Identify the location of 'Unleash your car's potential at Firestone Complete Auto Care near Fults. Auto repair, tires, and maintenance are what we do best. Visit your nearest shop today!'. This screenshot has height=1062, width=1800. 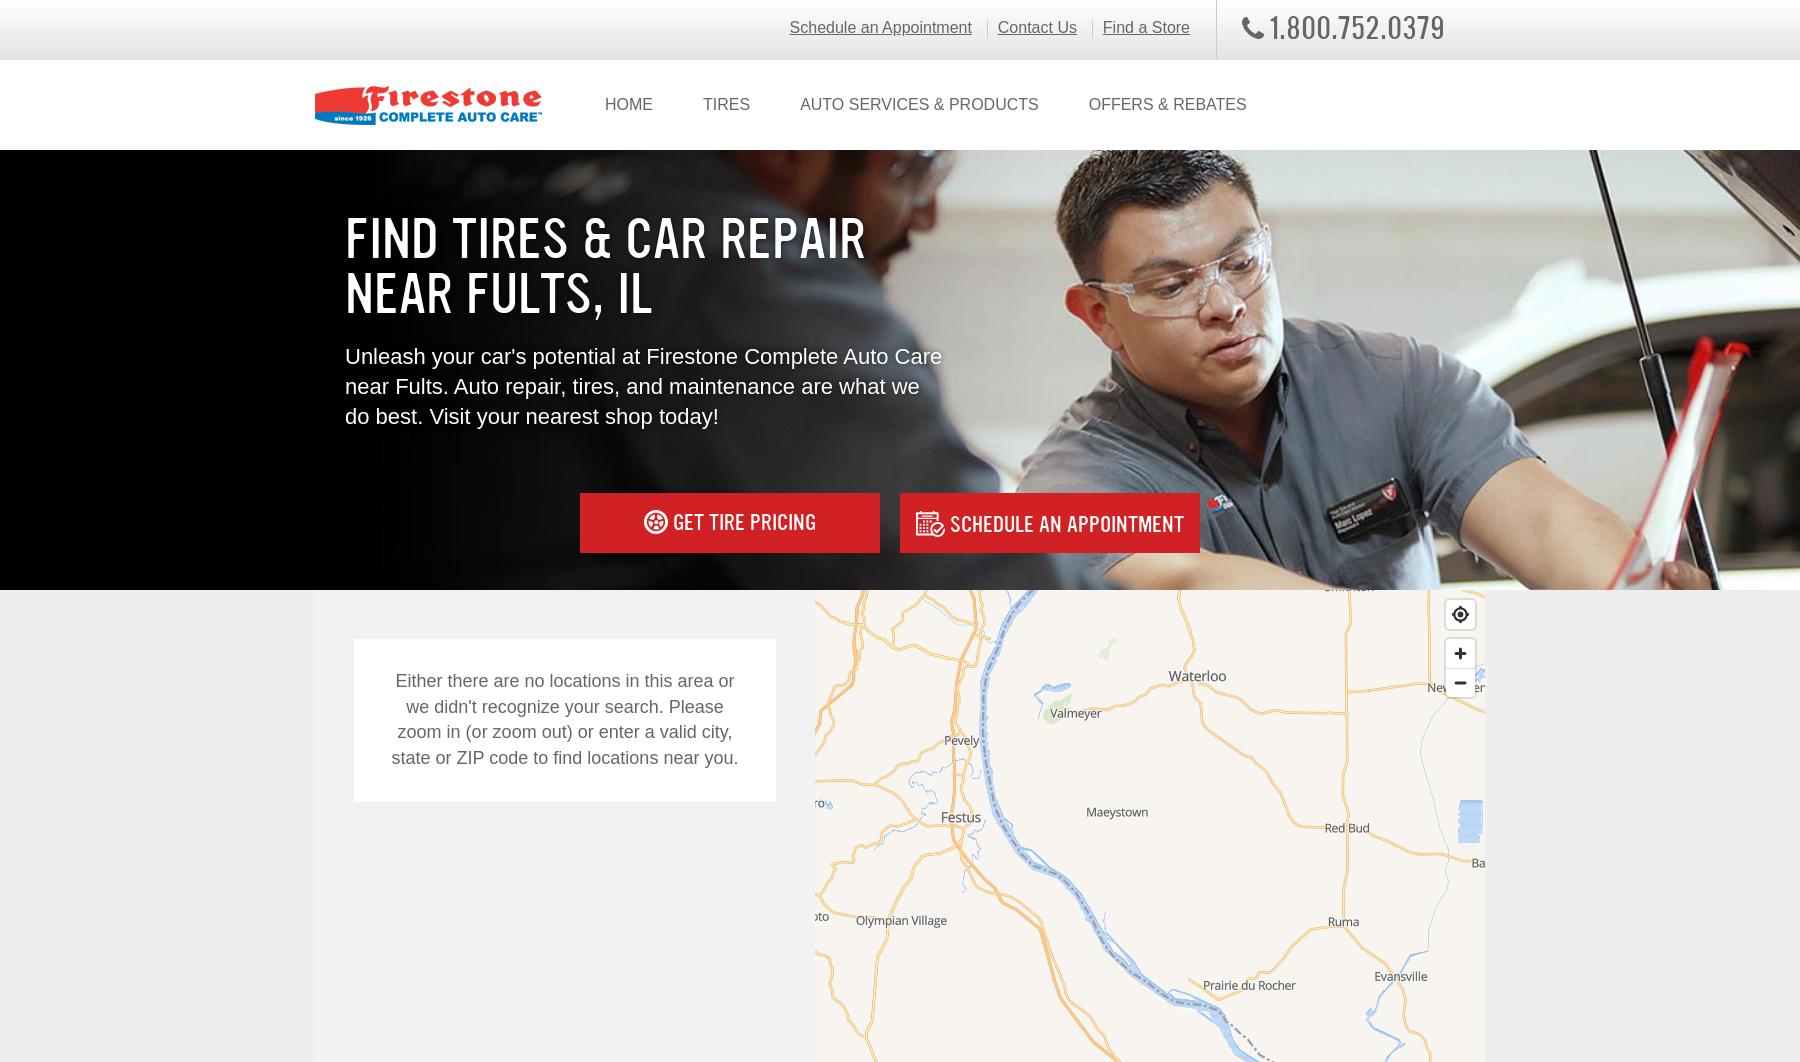
(643, 385).